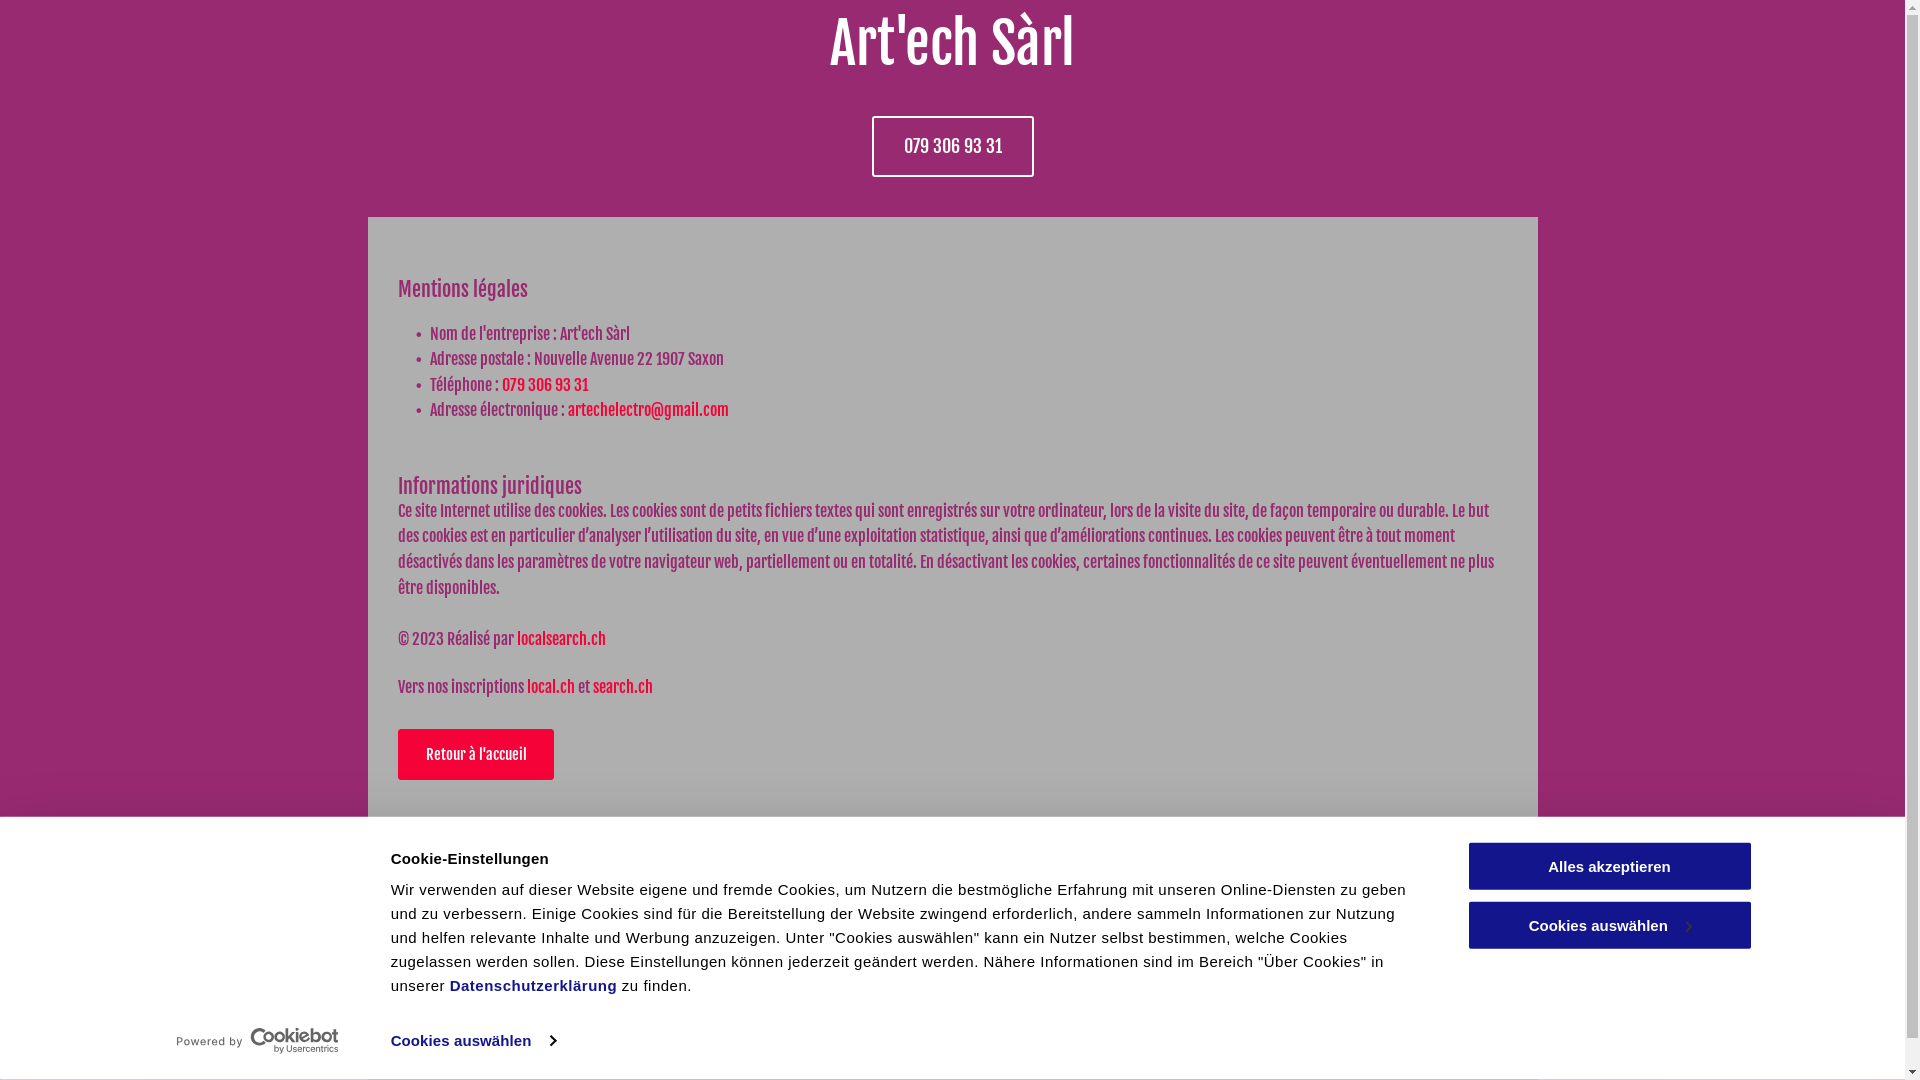  I want to click on '079 306 93 31', so click(872, 145).